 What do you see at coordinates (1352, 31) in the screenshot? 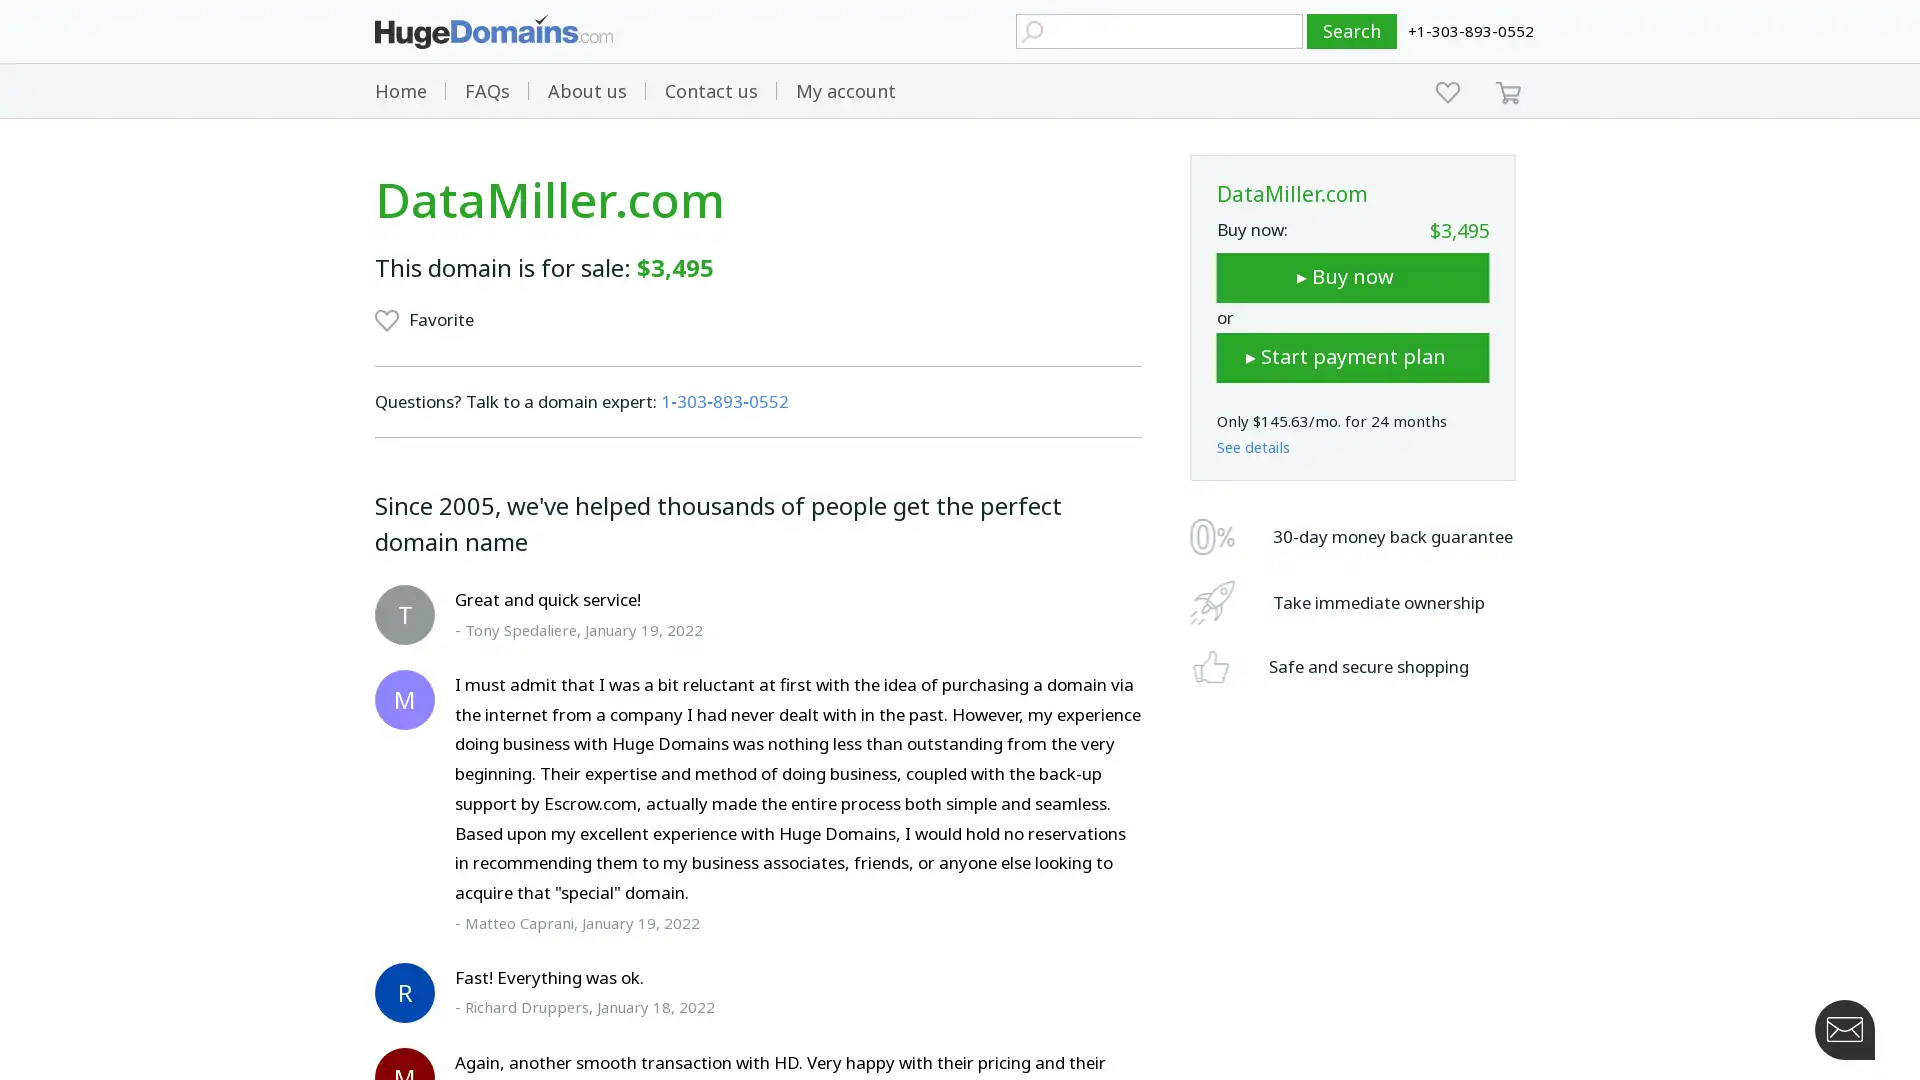
I see `Search` at bounding box center [1352, 31].